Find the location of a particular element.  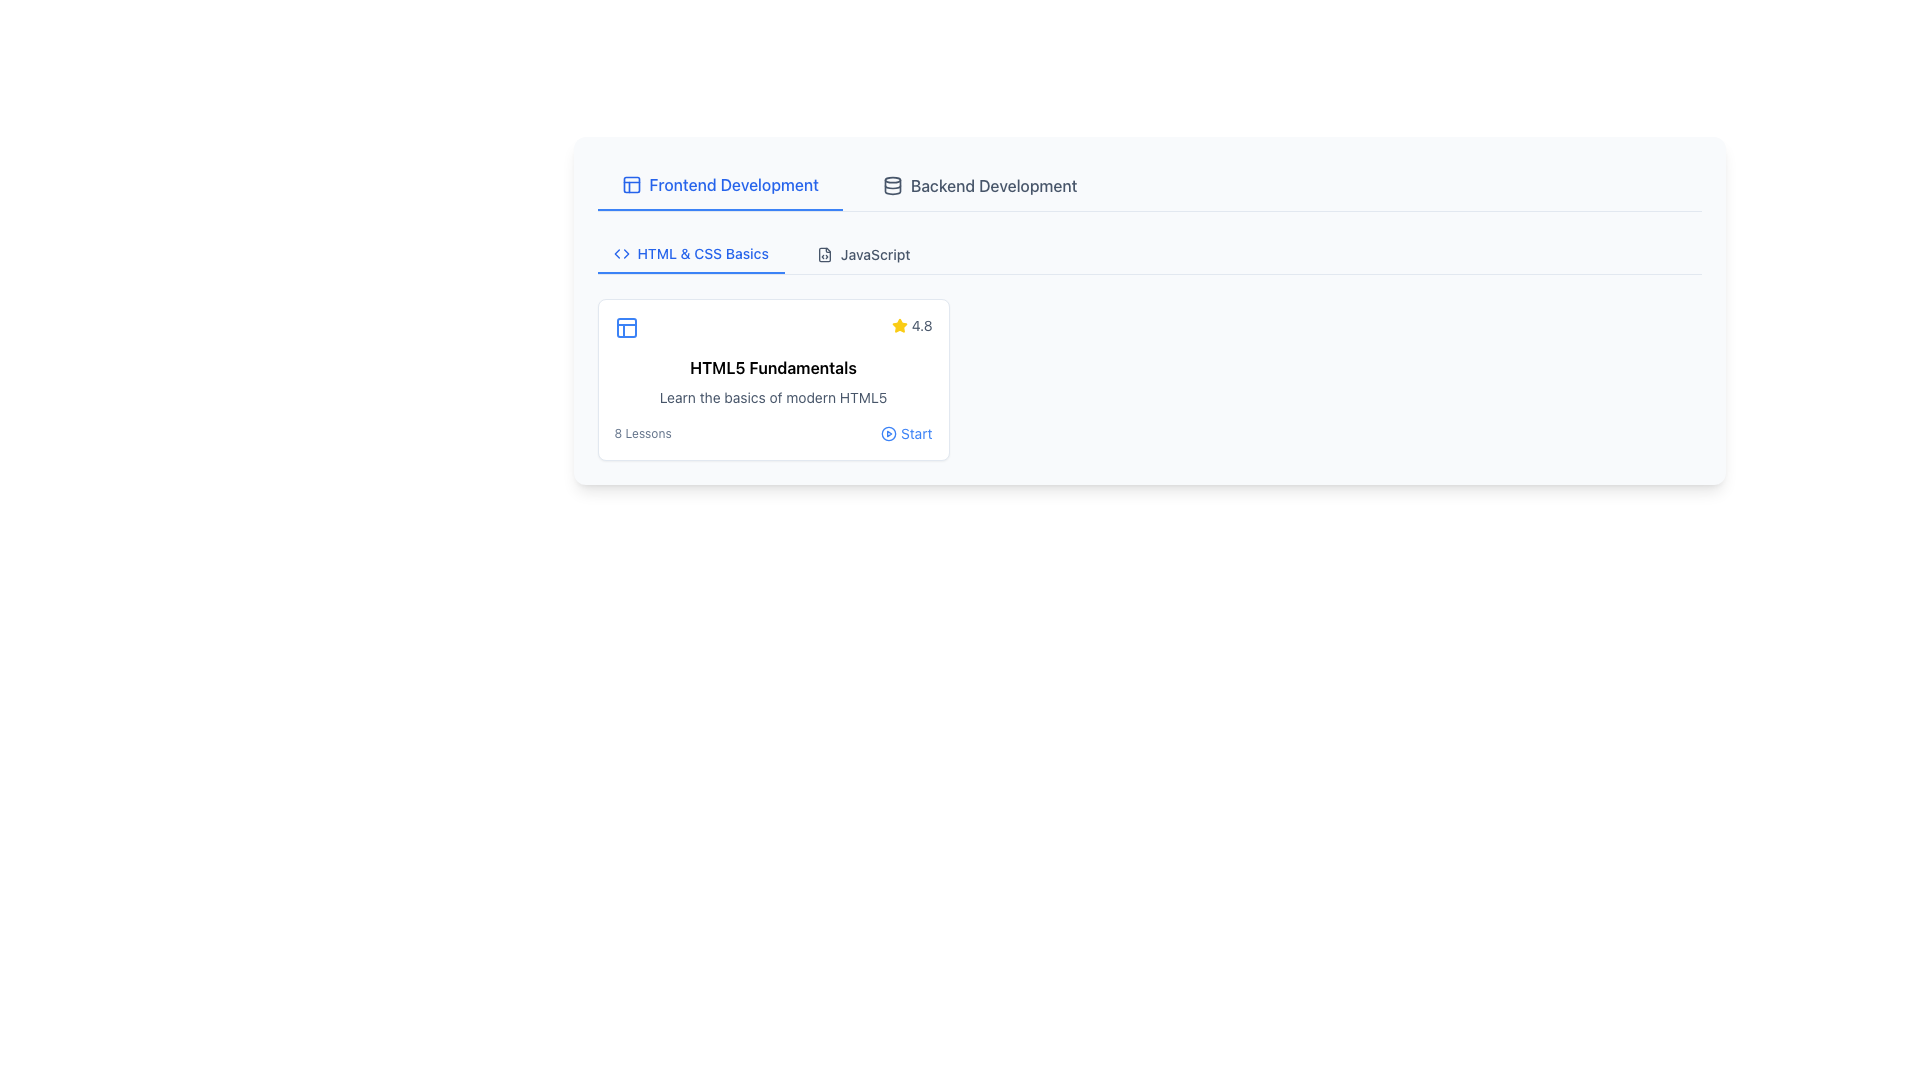

text that provides a brief description or summary about the HTML5 Fundamentals course, which is located beneath the title text 'HTML5 Fundamentals' is located at coordinates (772, 397).